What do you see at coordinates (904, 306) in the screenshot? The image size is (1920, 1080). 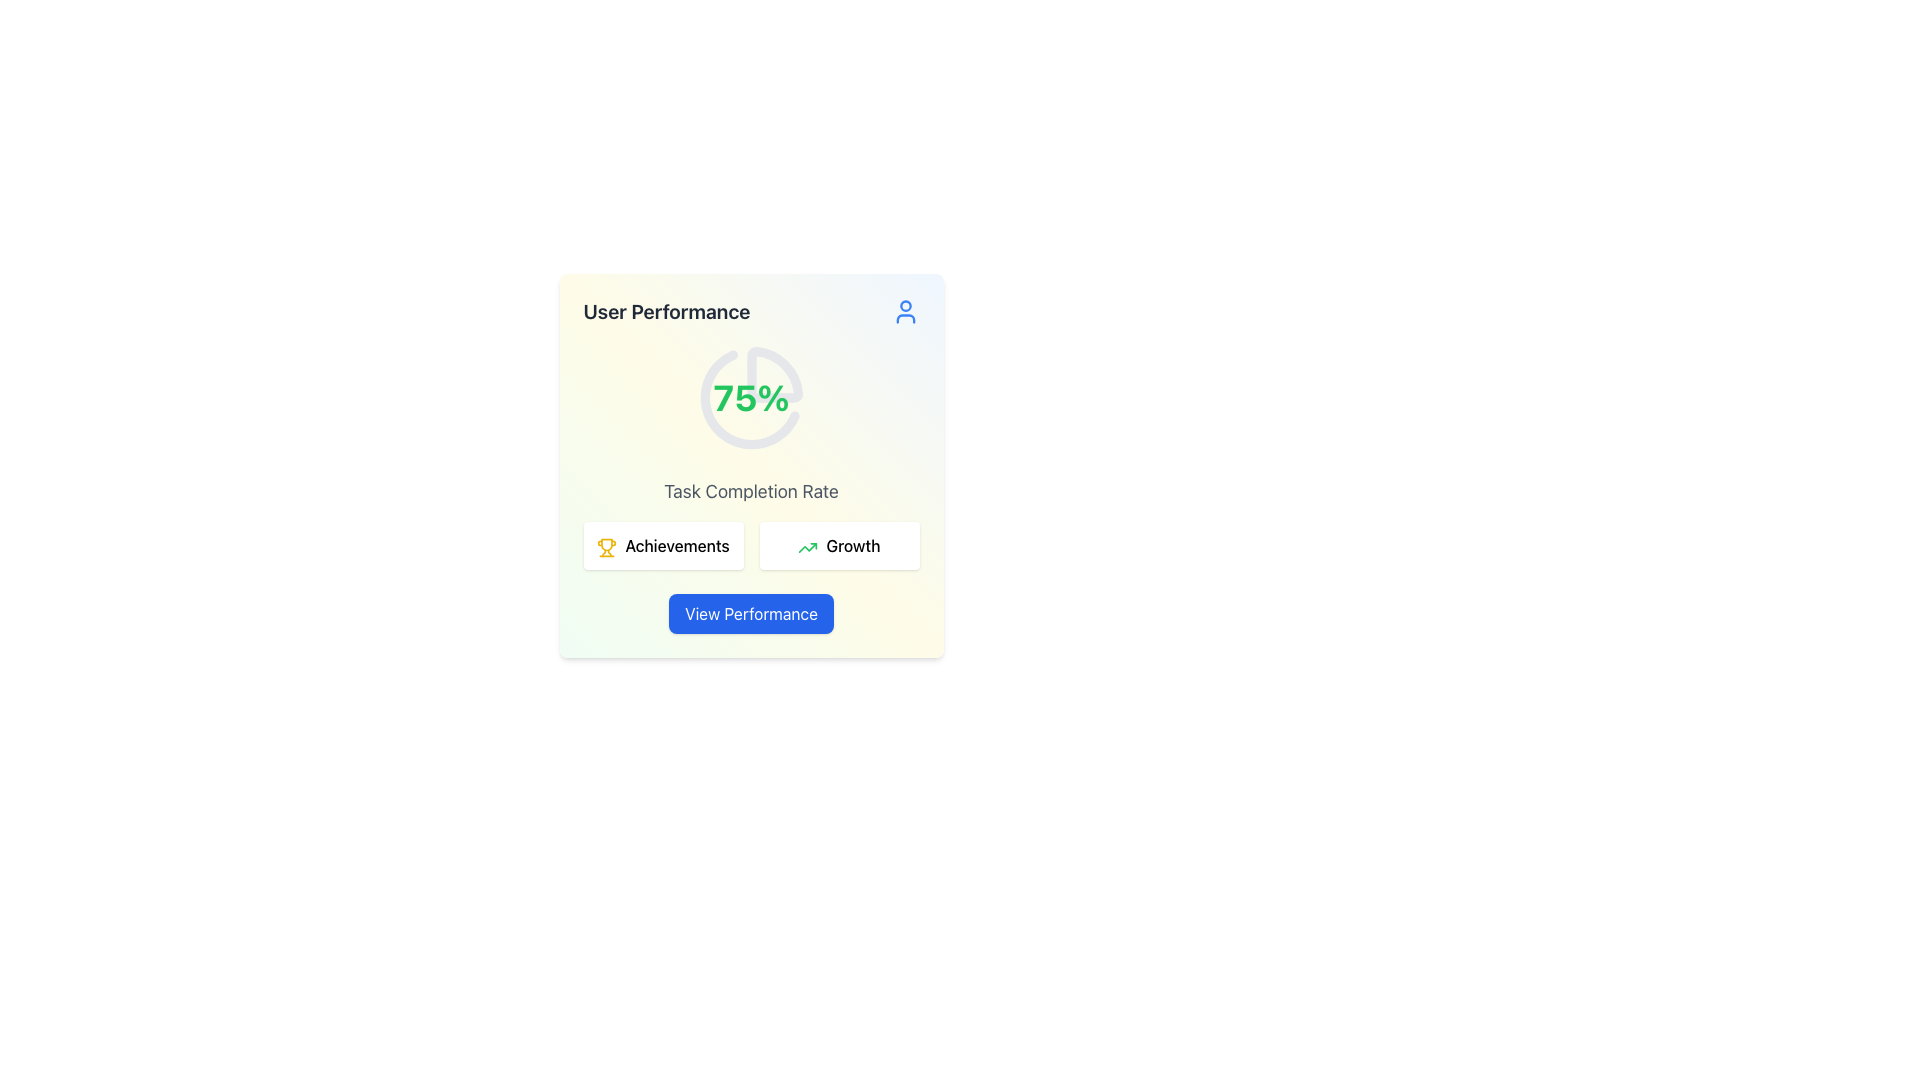 I see `the circular graphic element that forms the head of the user icon located at the top-right corner of the interface` at bounding box center [904, 306].